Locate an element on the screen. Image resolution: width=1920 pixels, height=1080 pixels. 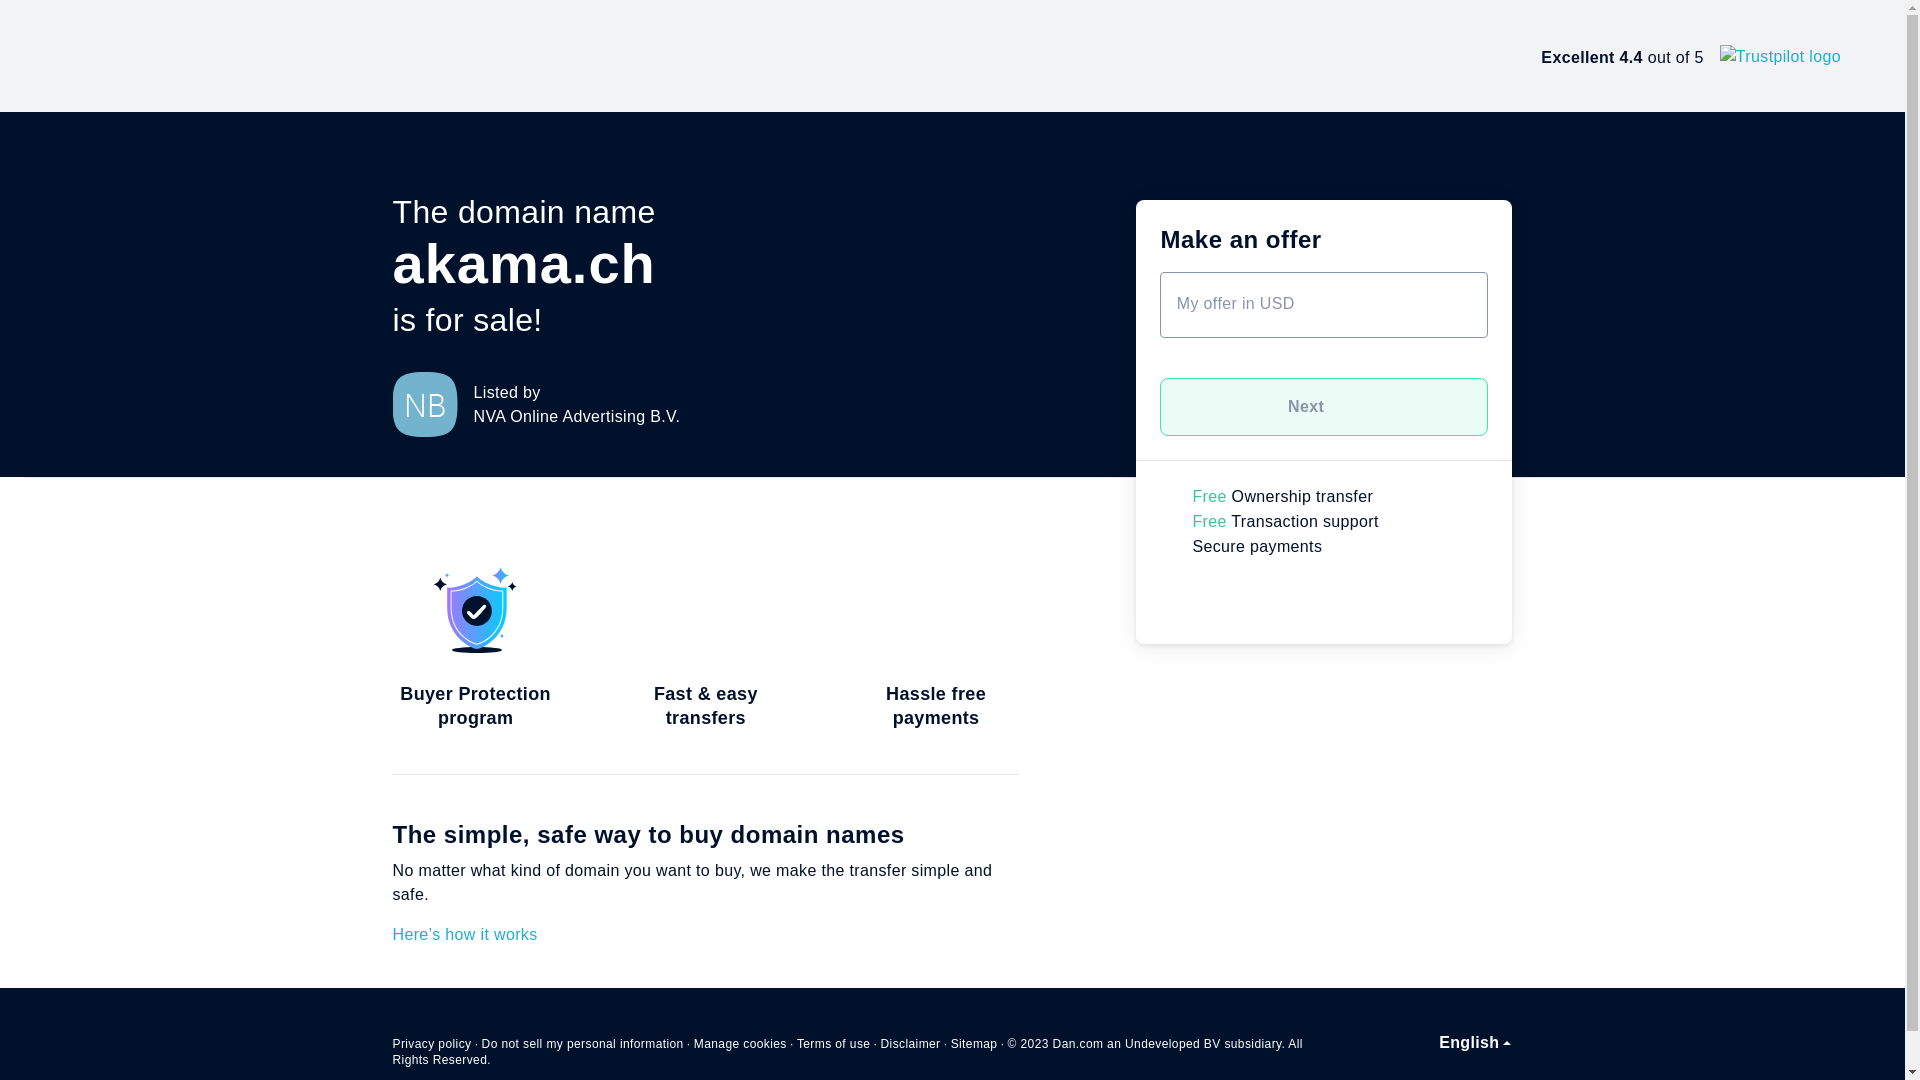
'Manage cookies' is located at coordinates (739, 1043).